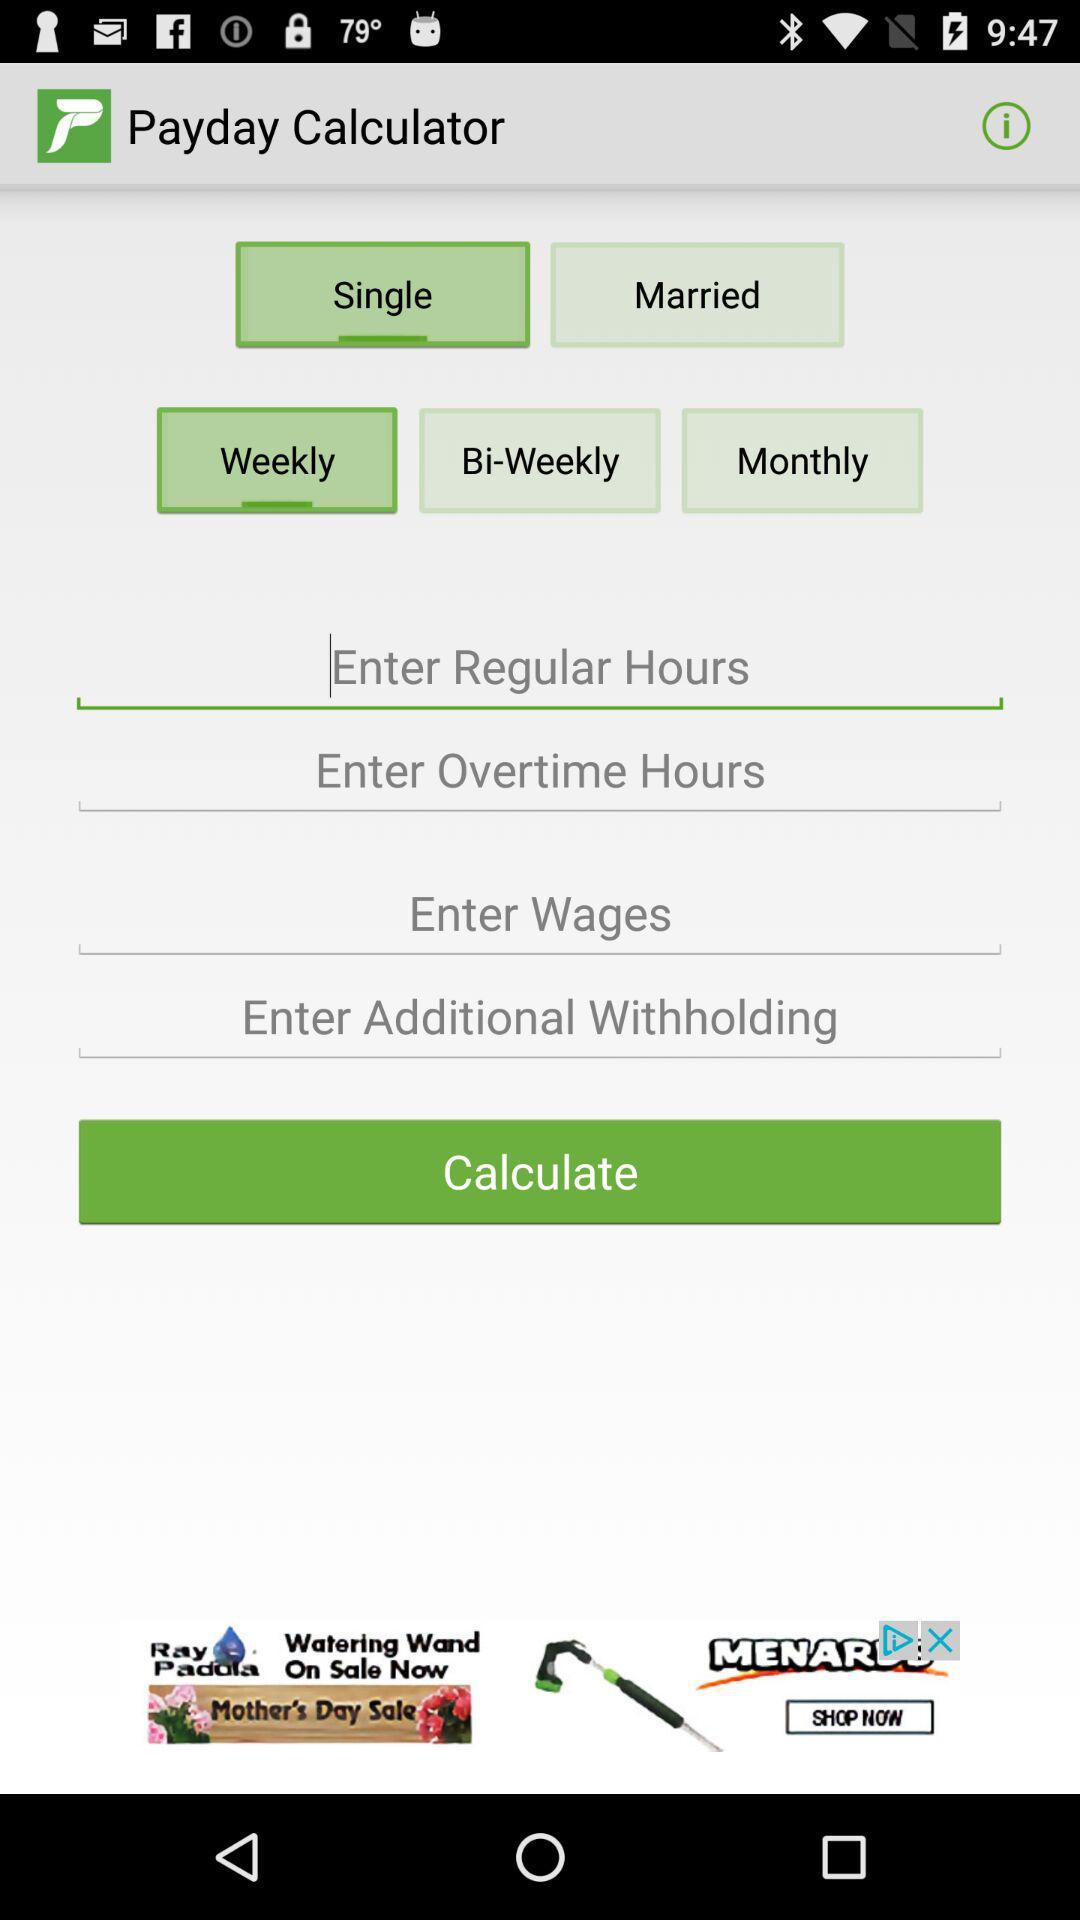 This screenshot has width=1080, height=1920. Describe the element at coordinates (1006, 124) in the screenshot. I see `the info button which is at top right corner of the page` at that location.